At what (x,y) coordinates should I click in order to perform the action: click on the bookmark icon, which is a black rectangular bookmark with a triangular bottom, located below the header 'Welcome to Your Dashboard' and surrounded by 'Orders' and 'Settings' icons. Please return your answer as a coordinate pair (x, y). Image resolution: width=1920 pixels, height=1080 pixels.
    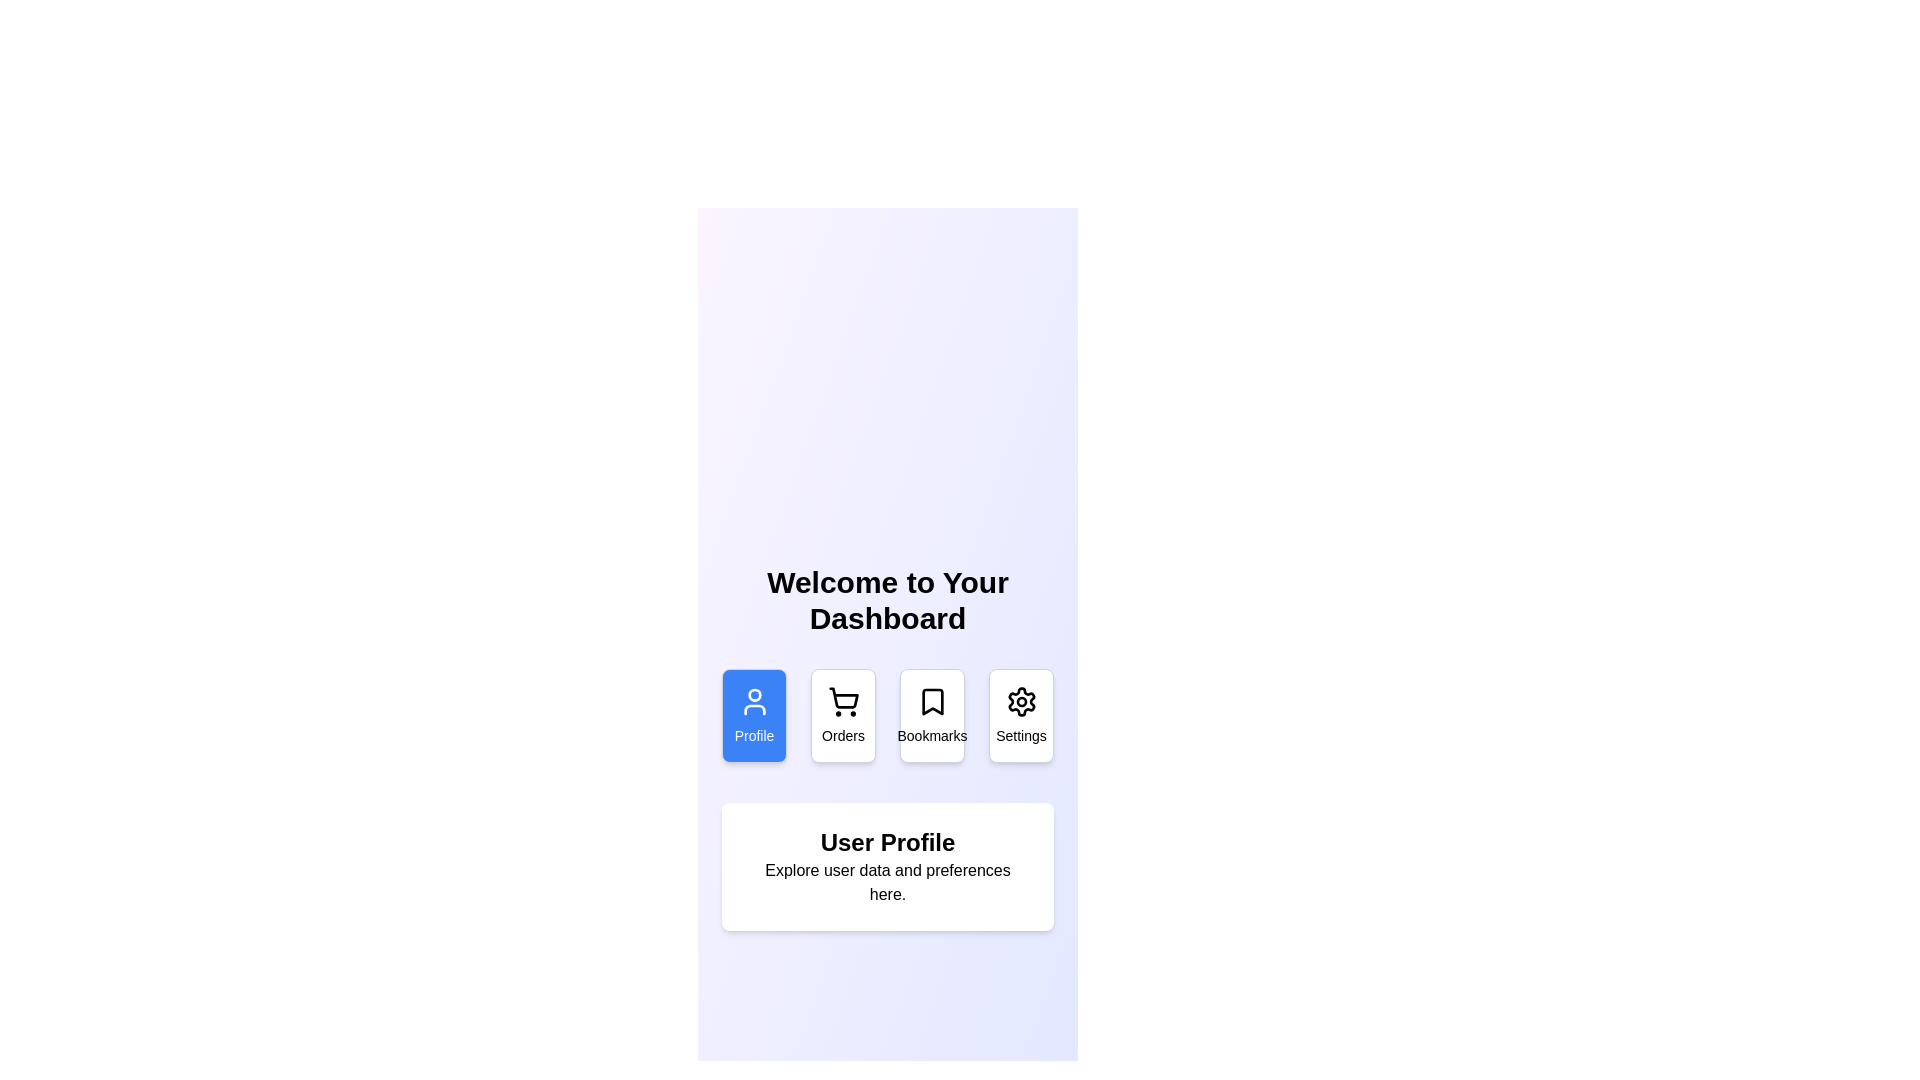
    Looking at the image, I should click on (931, 701).